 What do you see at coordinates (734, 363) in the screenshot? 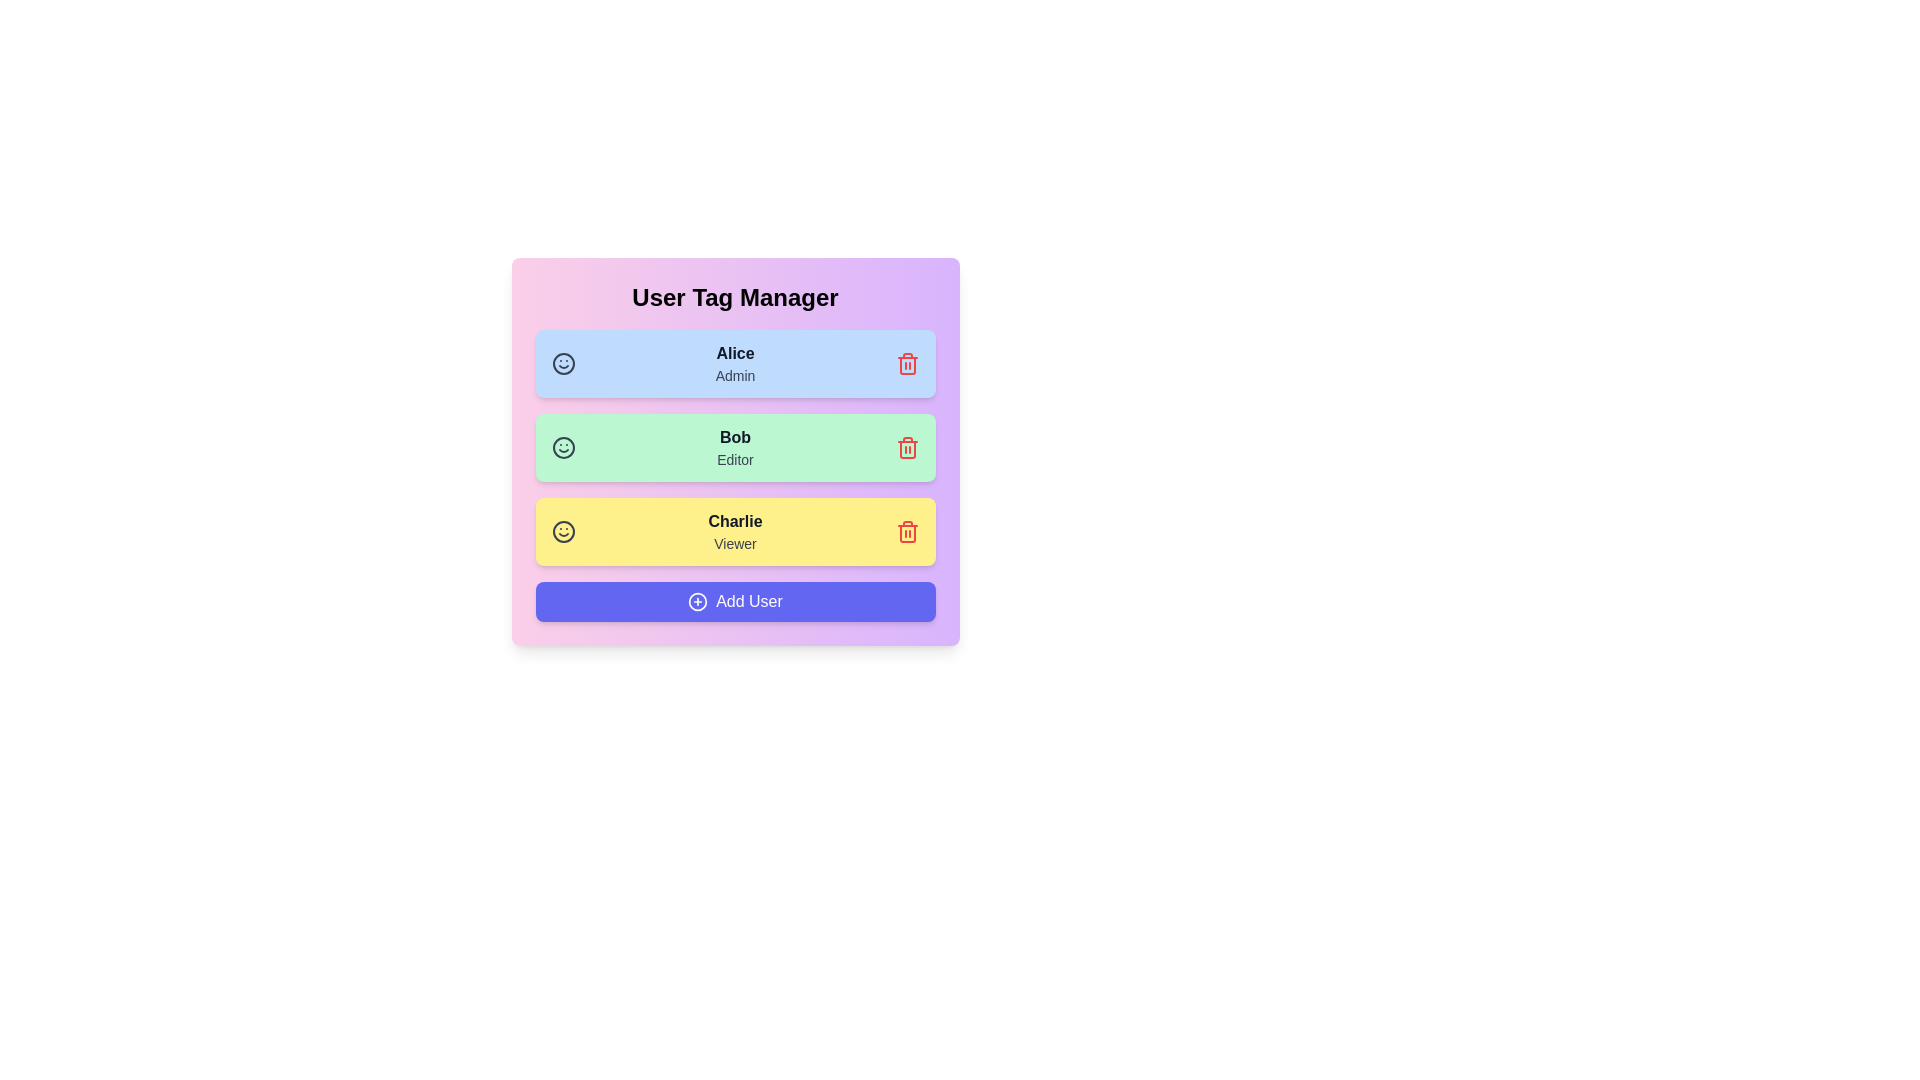
I see `the color-coded section for the role Admin` at bounding box center [734, 363].